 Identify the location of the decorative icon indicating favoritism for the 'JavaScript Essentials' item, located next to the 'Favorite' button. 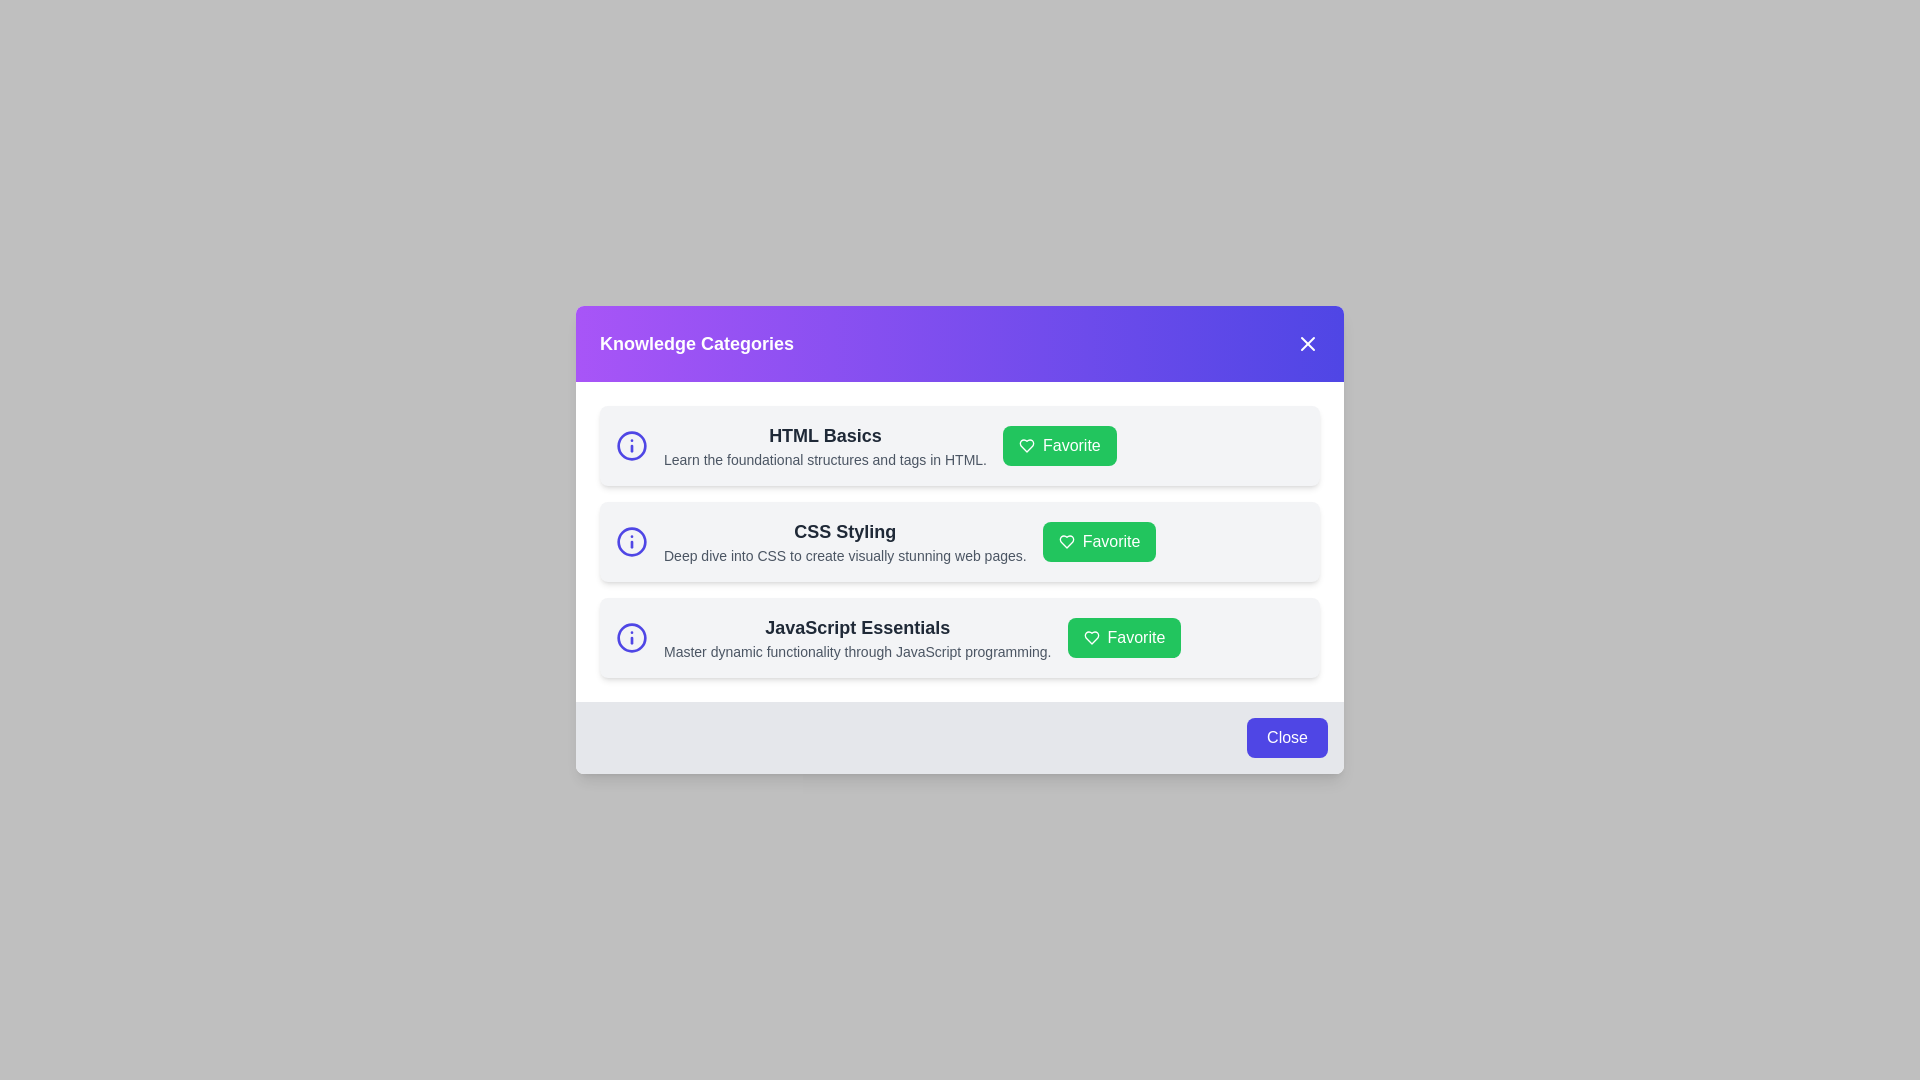
(1090, 637).